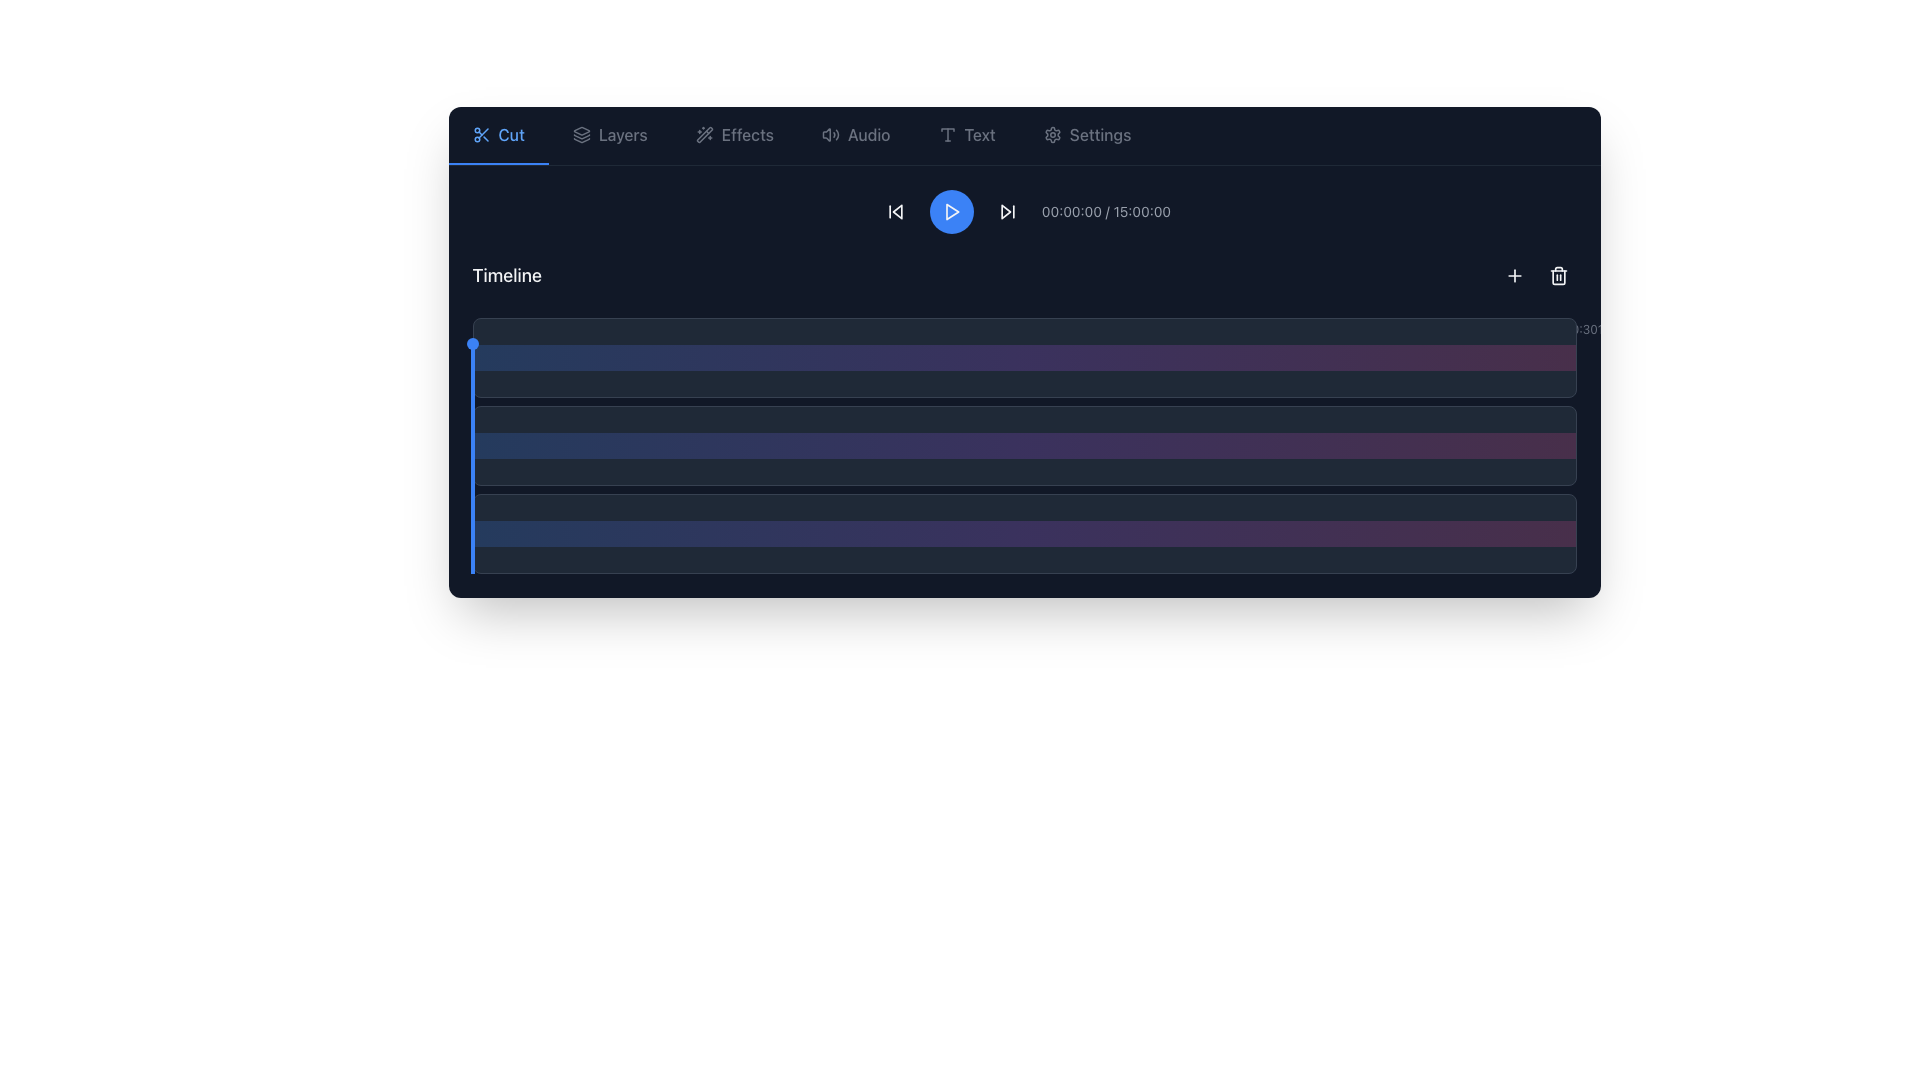 This screenshot has width=1920, height=1080. What do you see at coordinates (1024, 357) in the screenshot?
I see `the narrow horizontal bar with a gradient background transitioning from blue to purple to pink, located near the top of the interface` at bounding box center [1024, 357].